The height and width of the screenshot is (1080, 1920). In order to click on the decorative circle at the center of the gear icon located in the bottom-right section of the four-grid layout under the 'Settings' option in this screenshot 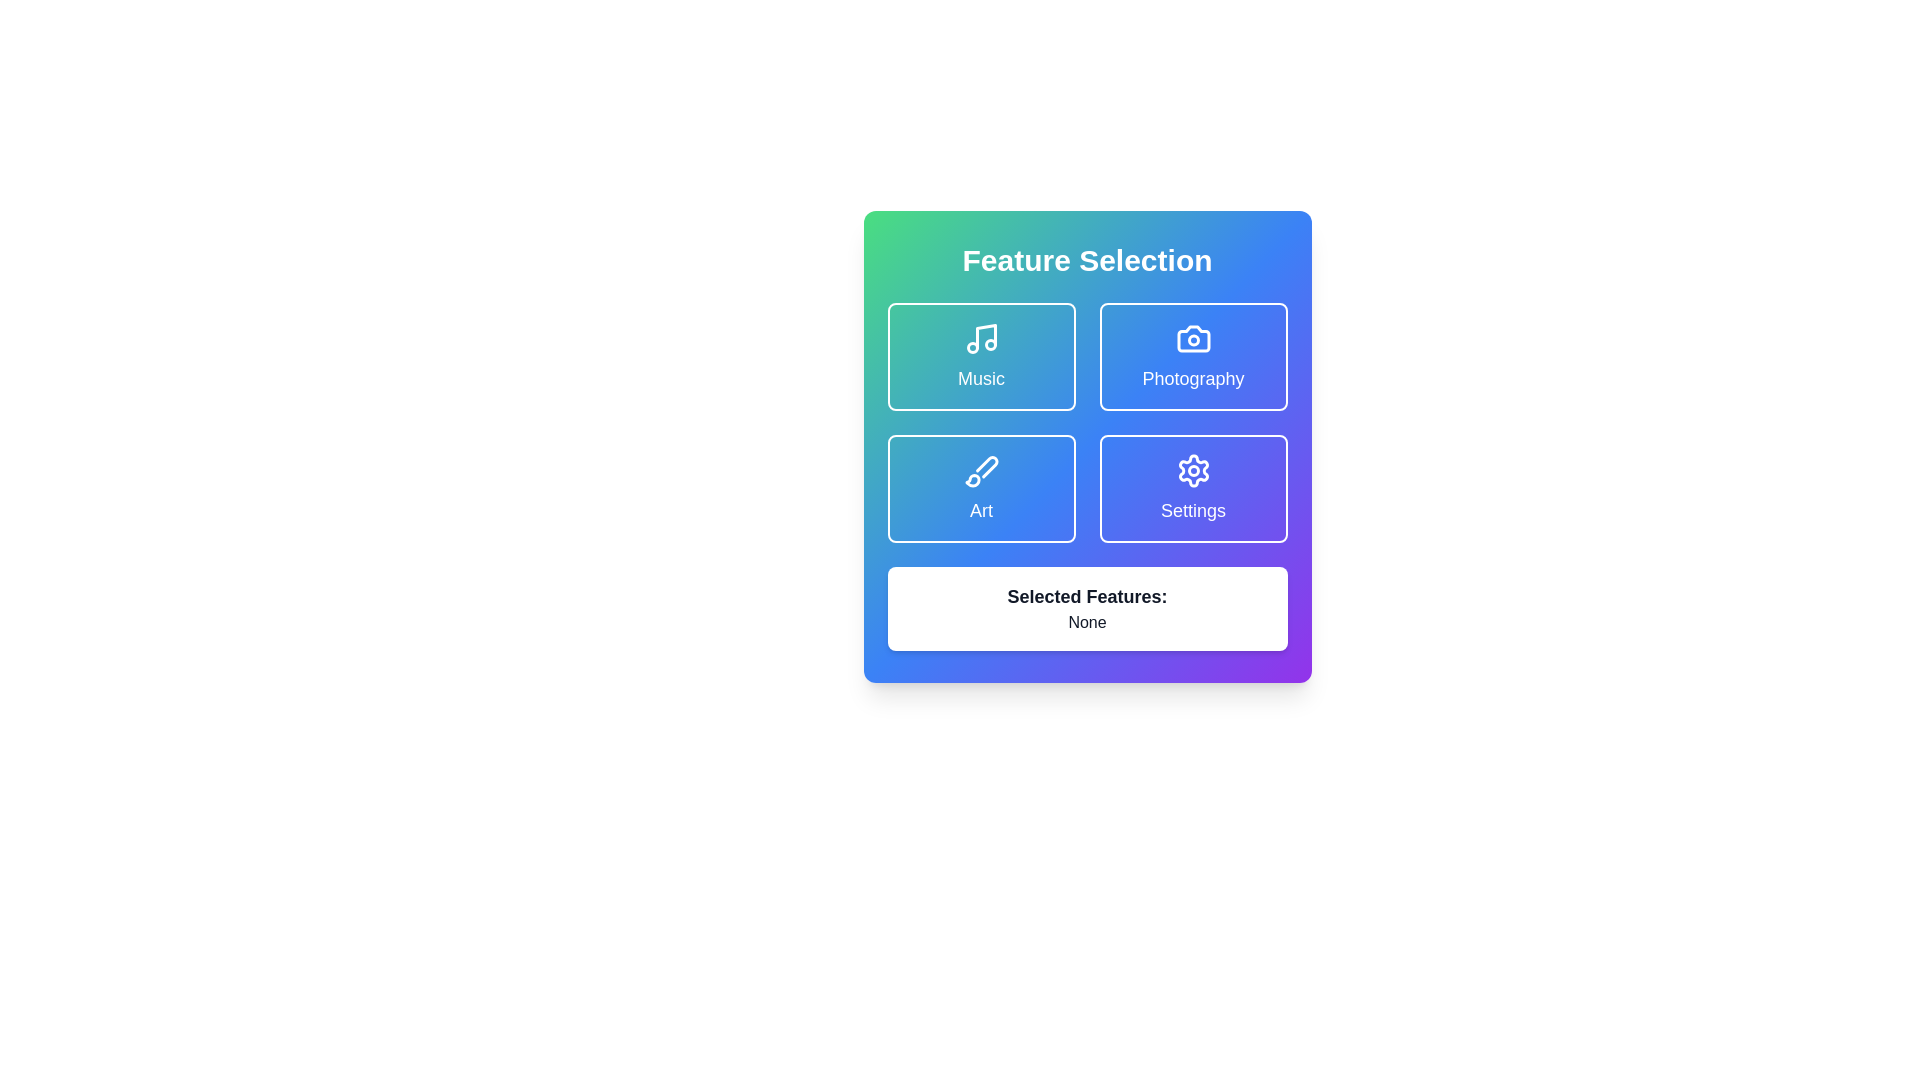, I will do `click(1193, 470)`.